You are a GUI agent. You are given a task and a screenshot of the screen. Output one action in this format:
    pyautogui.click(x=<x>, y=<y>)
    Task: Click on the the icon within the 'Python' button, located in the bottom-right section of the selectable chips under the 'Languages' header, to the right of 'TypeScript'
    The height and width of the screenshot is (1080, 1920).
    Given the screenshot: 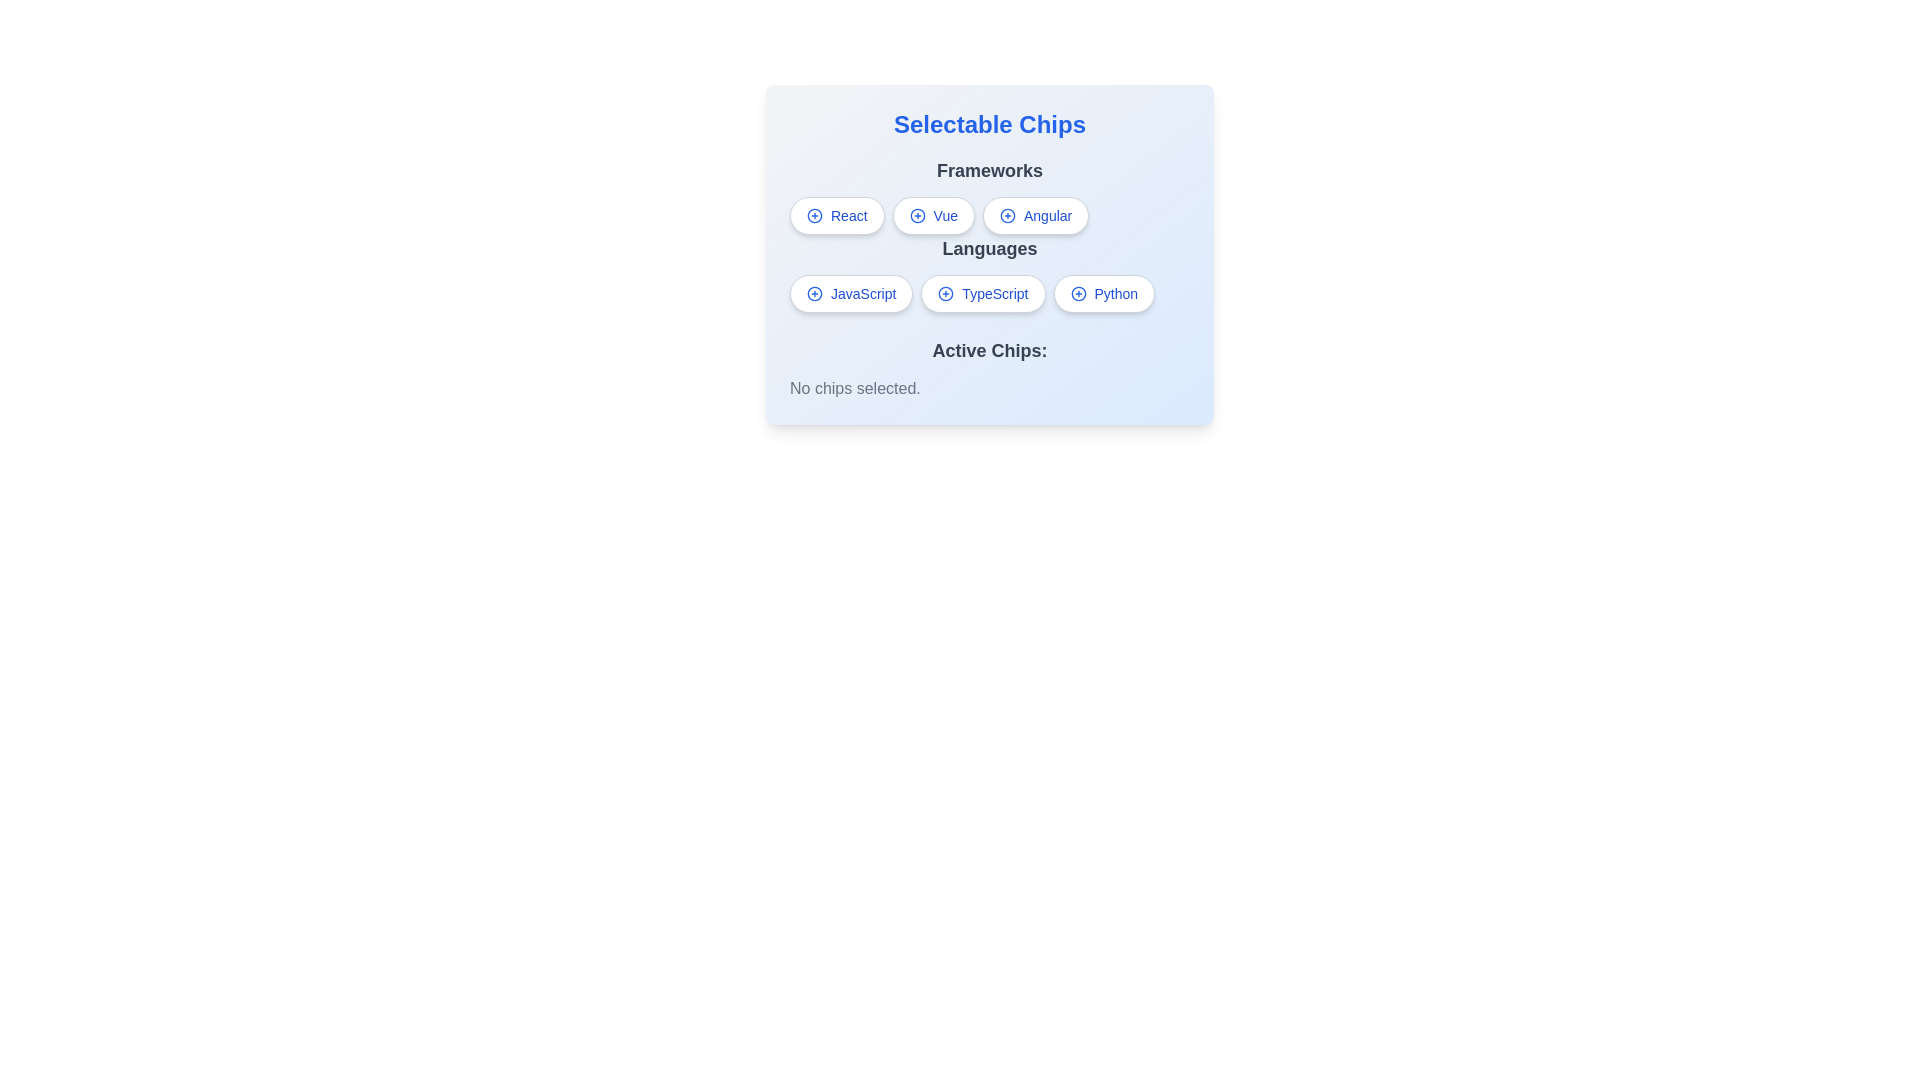 What is the action you would take?
    pyautogui.click(x=1077, y=293)
    